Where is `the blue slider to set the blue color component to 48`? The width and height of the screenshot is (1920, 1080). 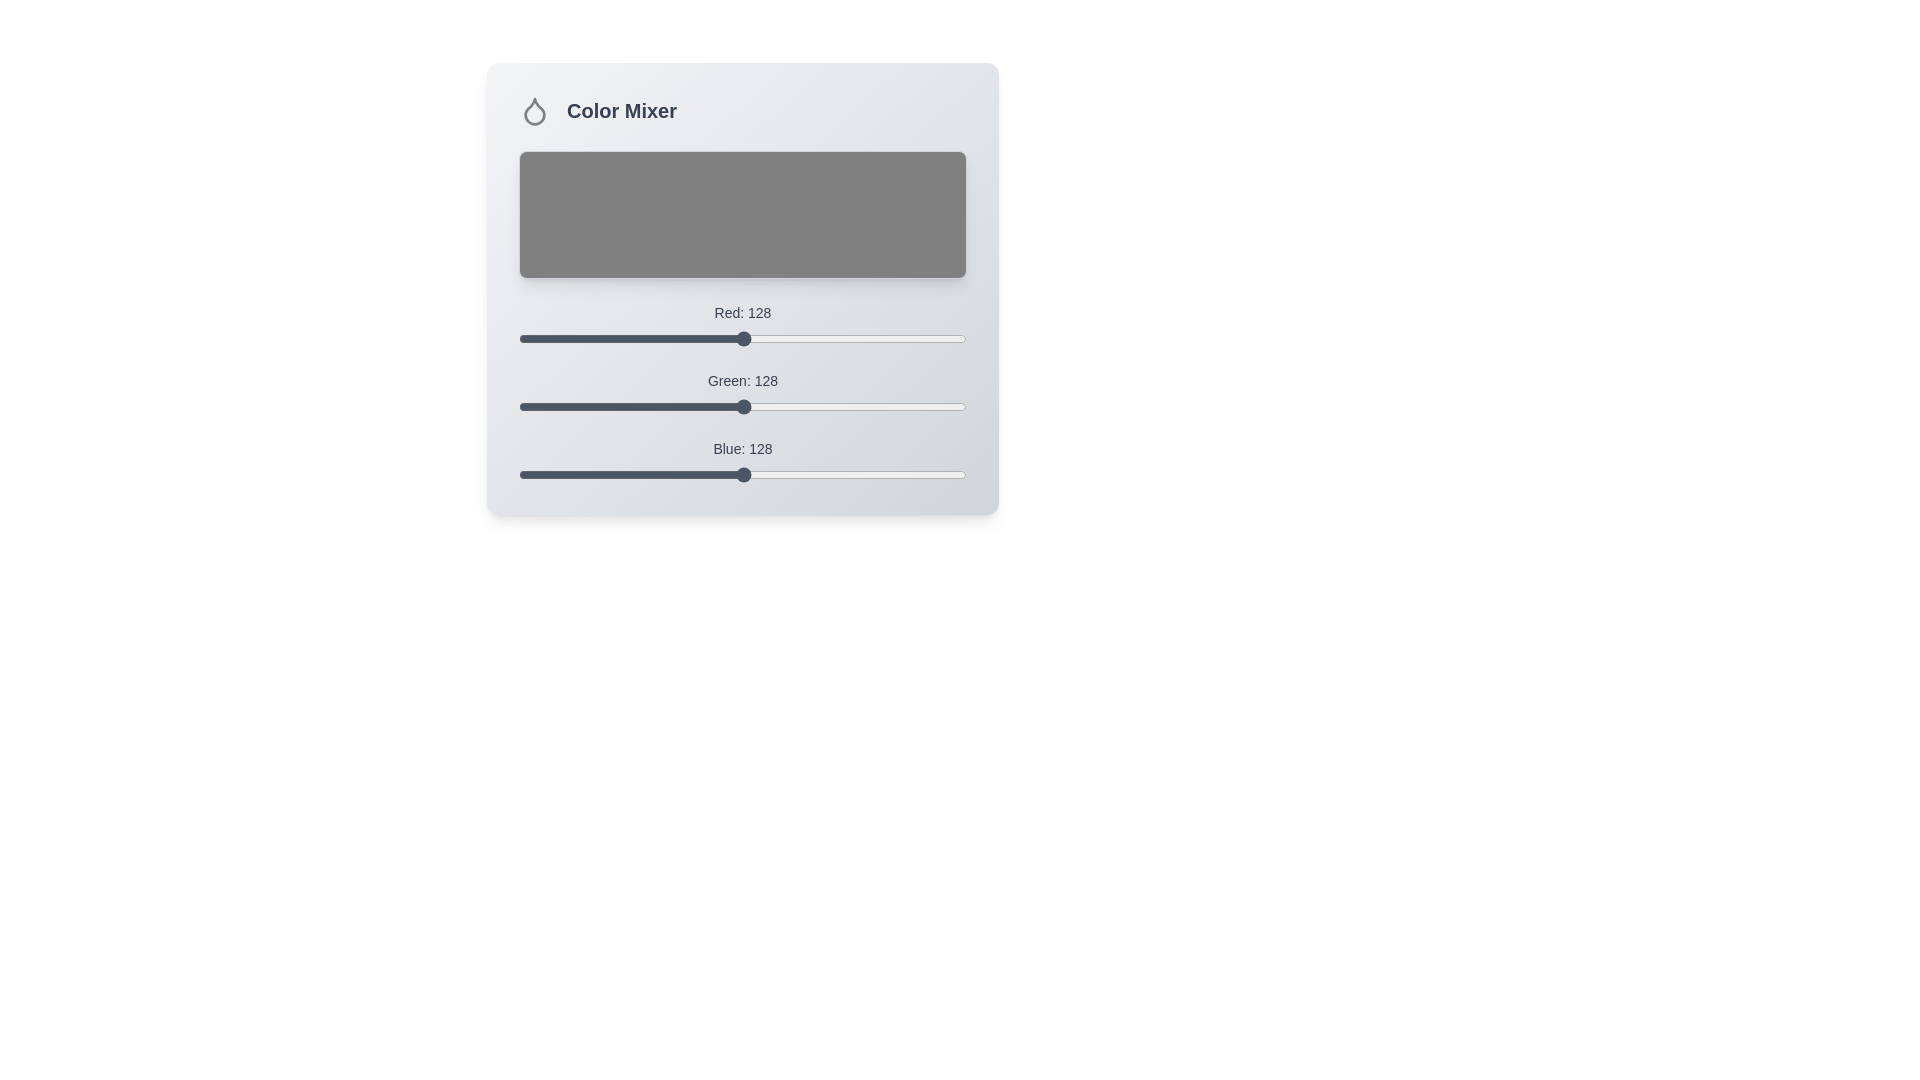
the blue slider to set the blue color component to 48 is located at coordinates (602, 474).